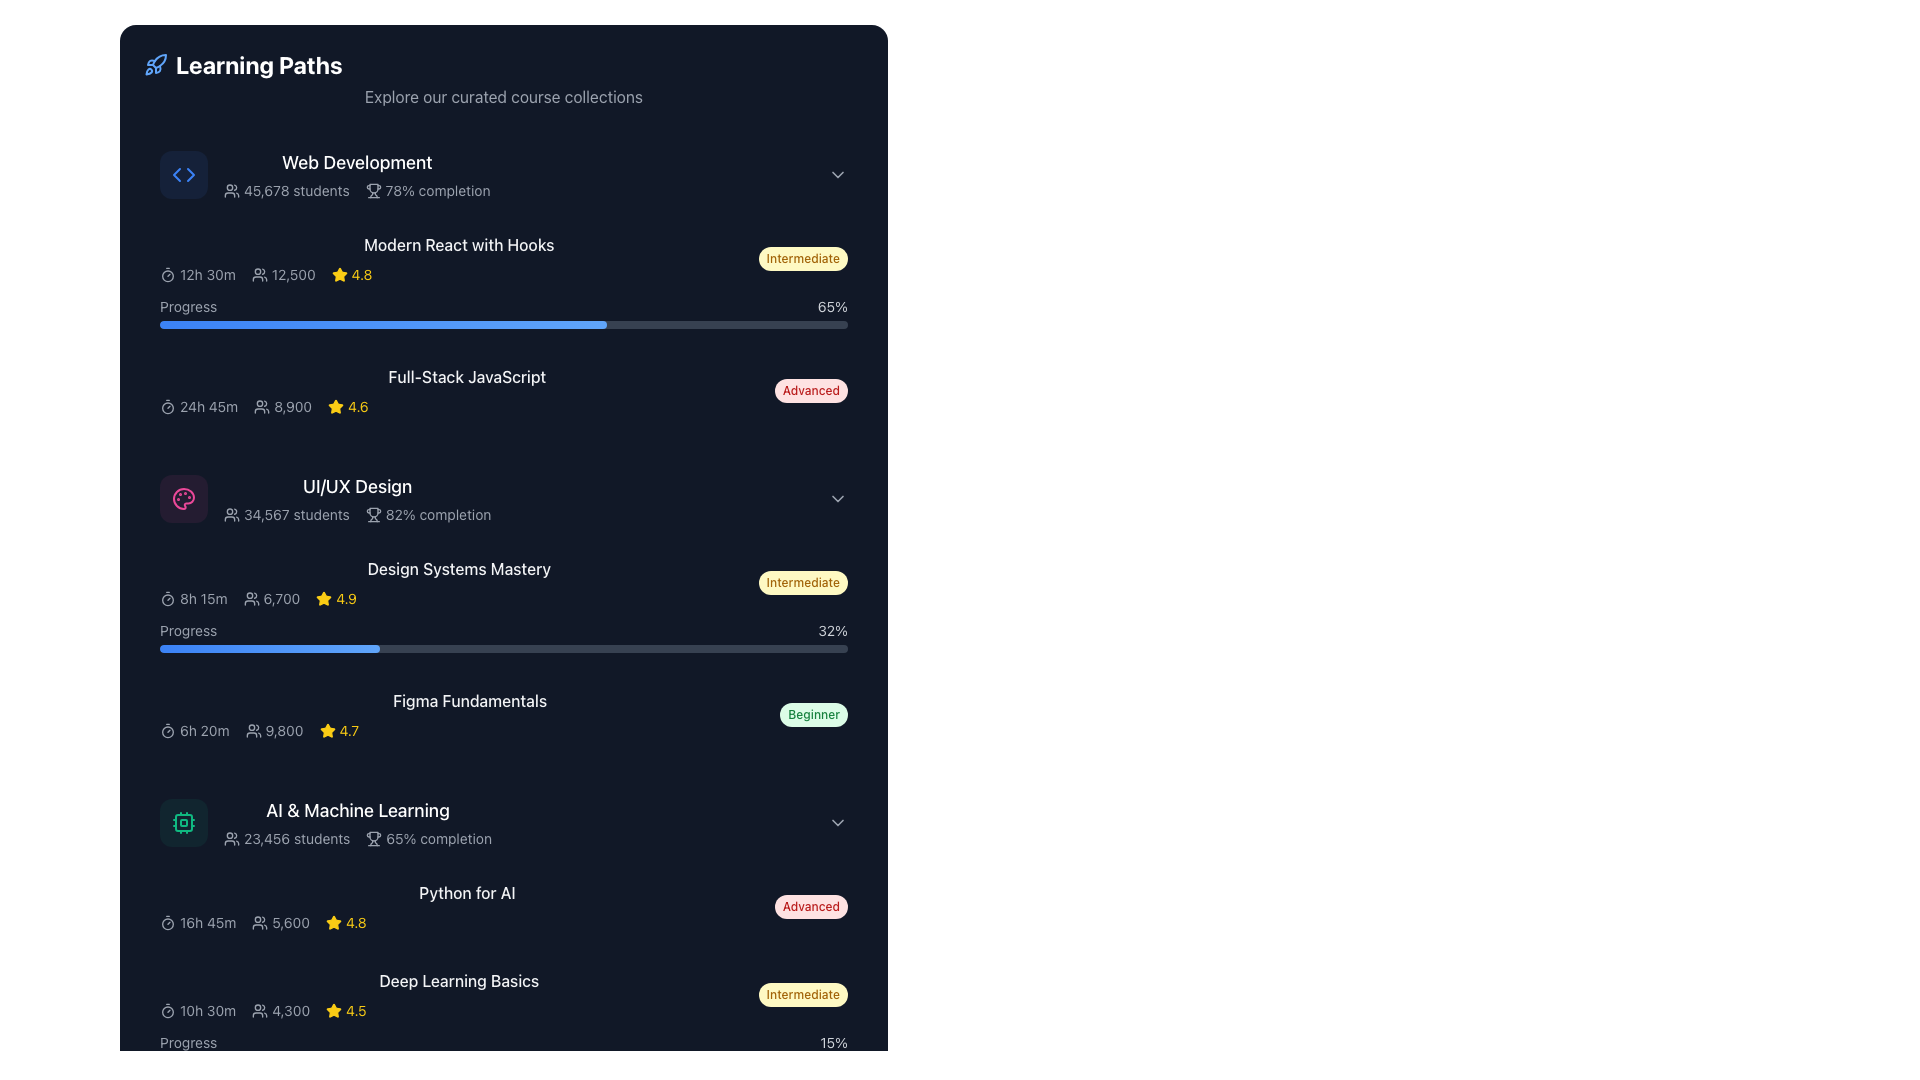 The image size is (1920, 1080). Describe the element at coordinates (252, 731) in the screenshot. I see `the user statistics icon located to the far left of the number representing students enrolled ('9,800') beneath the course name 'Figma Fundamentals' in the 'UI/UX Design' section if it is interactive` at that location.